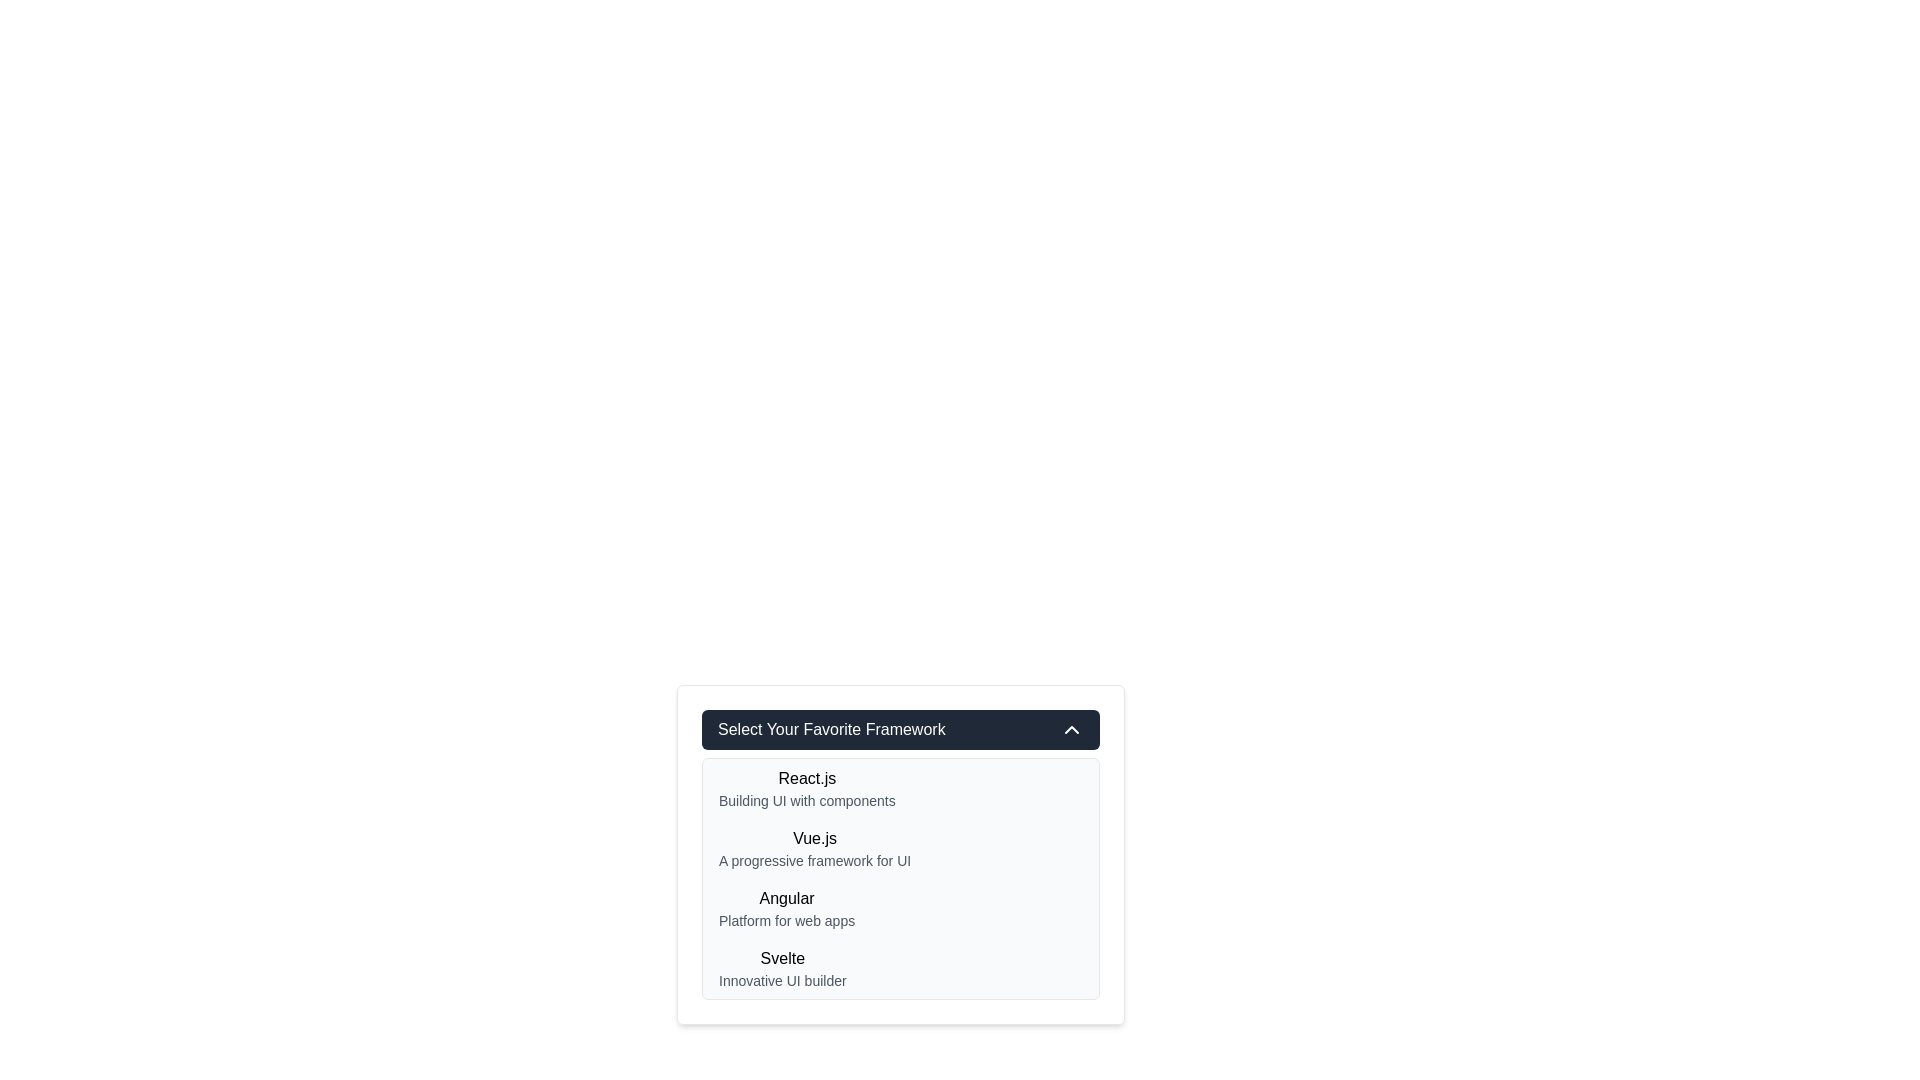 This screenshot has height=1080, width=1920. I want to click on the fourth item in the dropdown list titled 'Select Your Favorite Framework', which contains the bold title 'Svelte' and the description 'Innovative UI builder', so click(781, 967).